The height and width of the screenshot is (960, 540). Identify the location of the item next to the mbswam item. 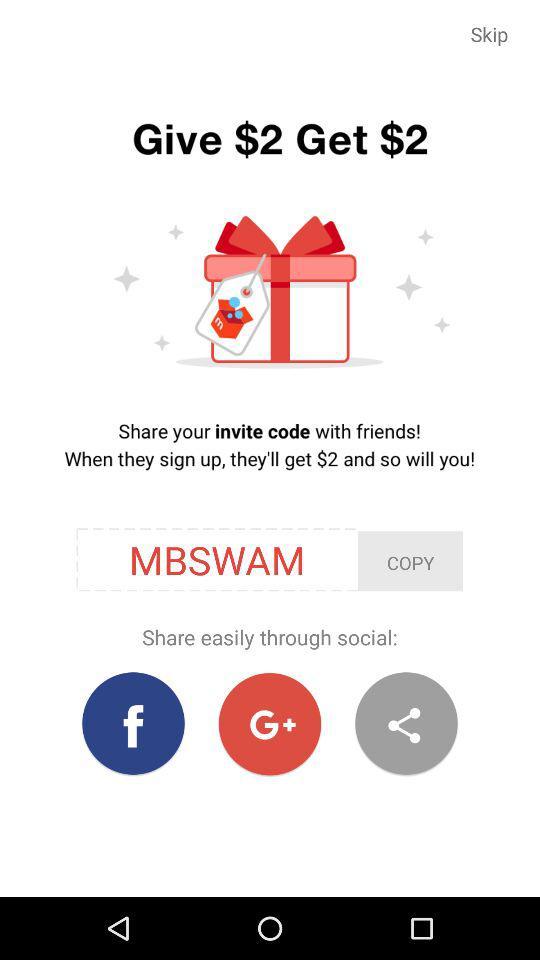
(409, 561).